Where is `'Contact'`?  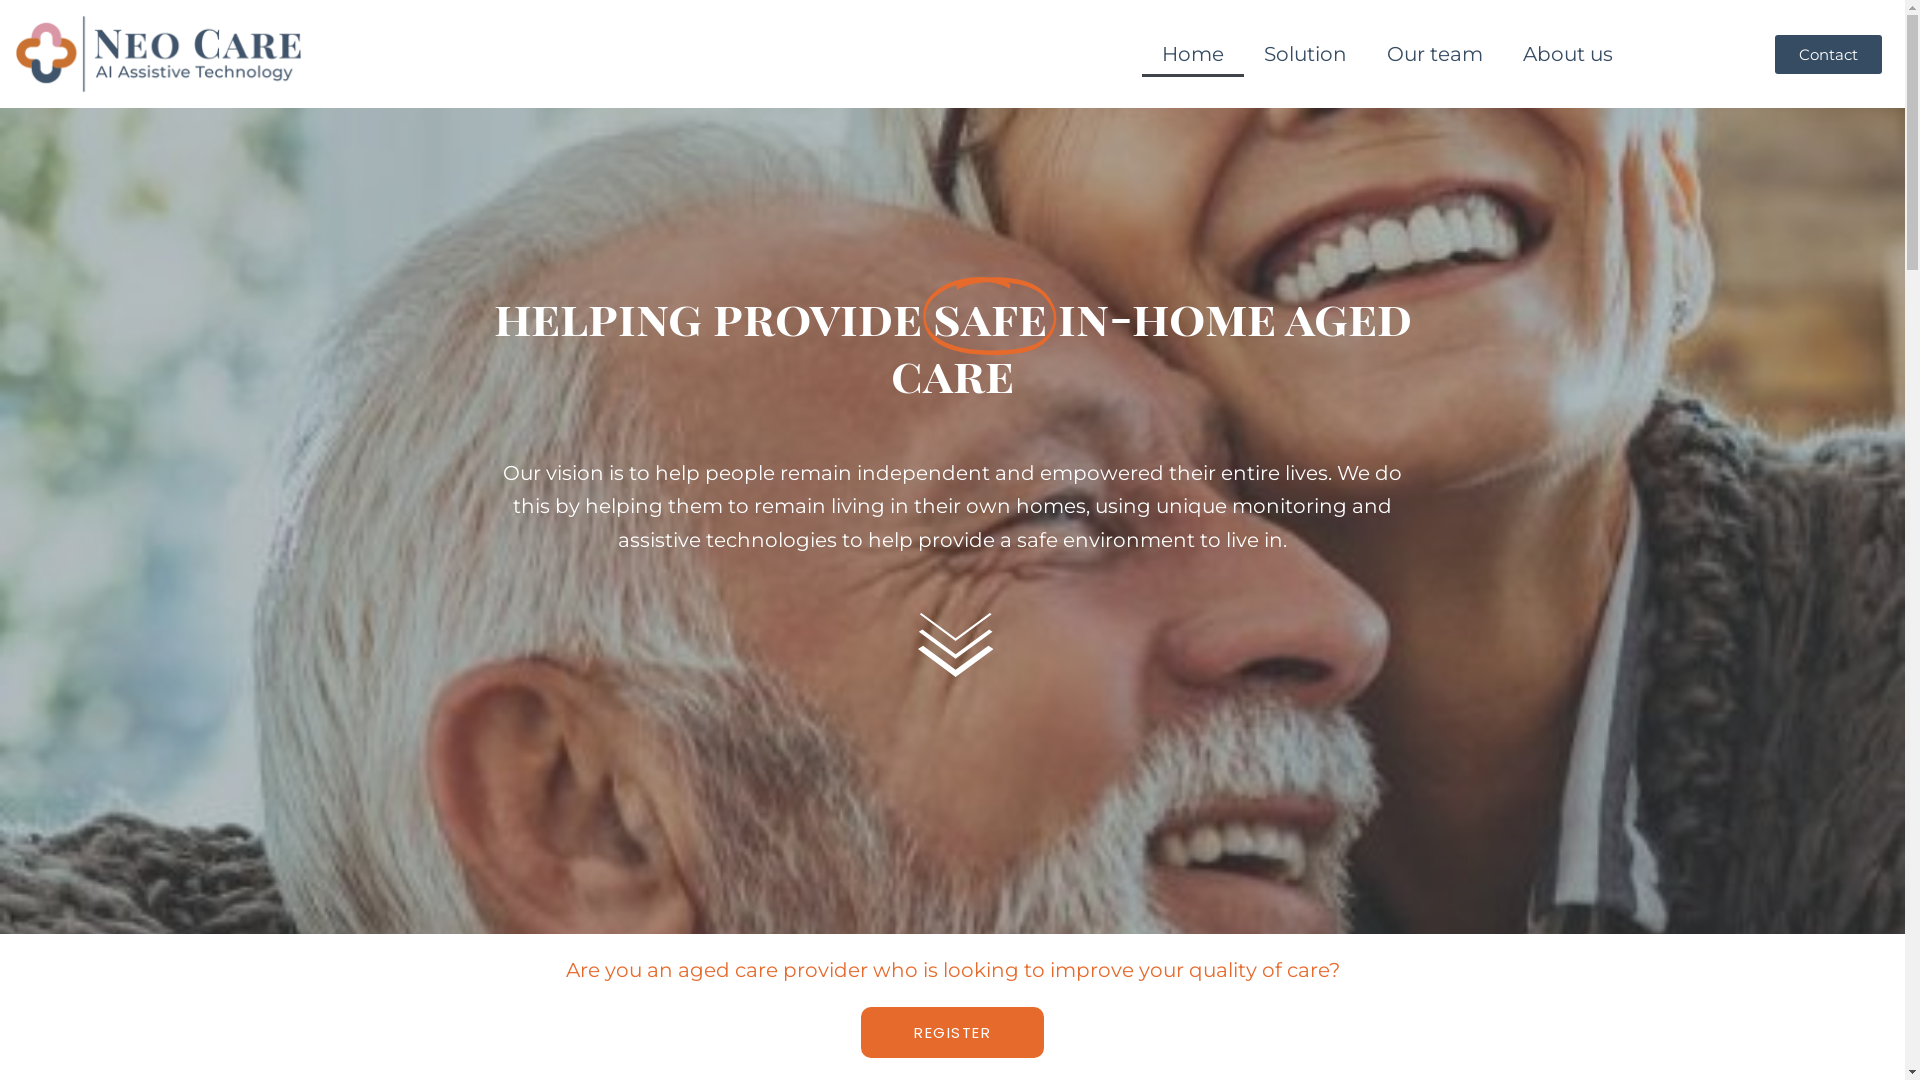 'Contact' is located at coordinates (1828, 53).